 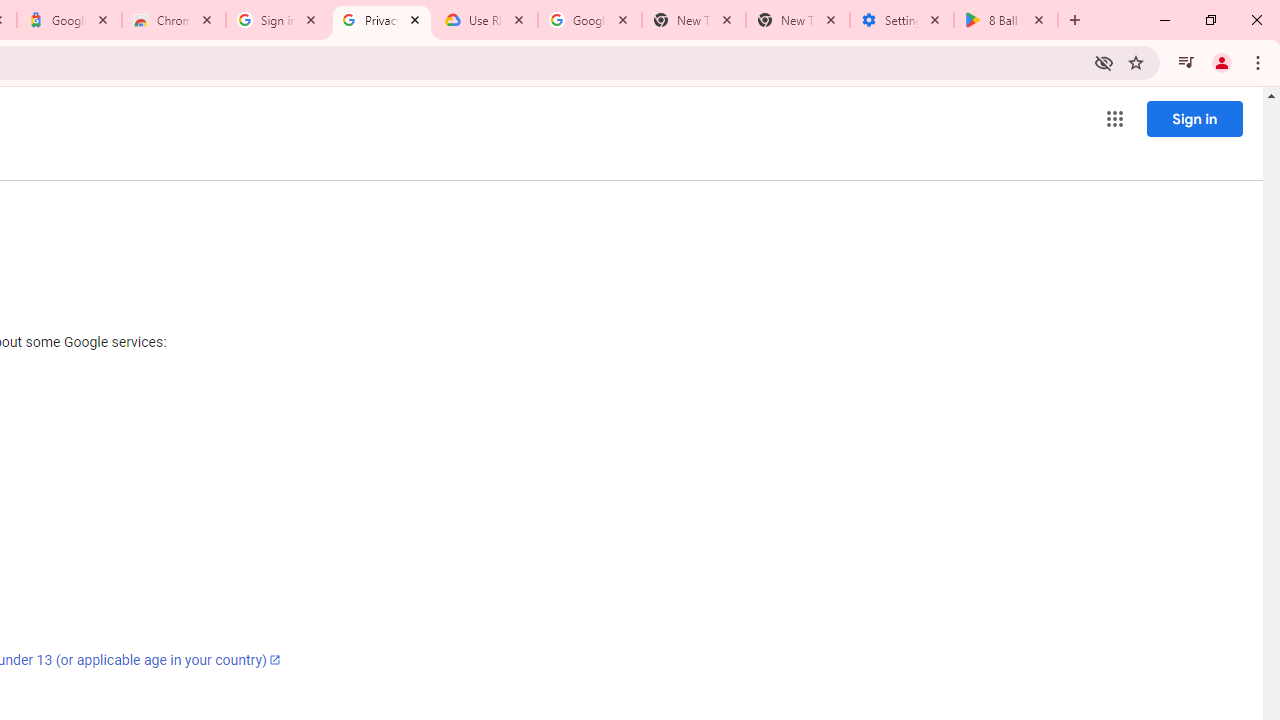 What do you see at coordinates (900, 20) in the screenshot?
I see `'Settings - System'` at bounding box center [900, 20].